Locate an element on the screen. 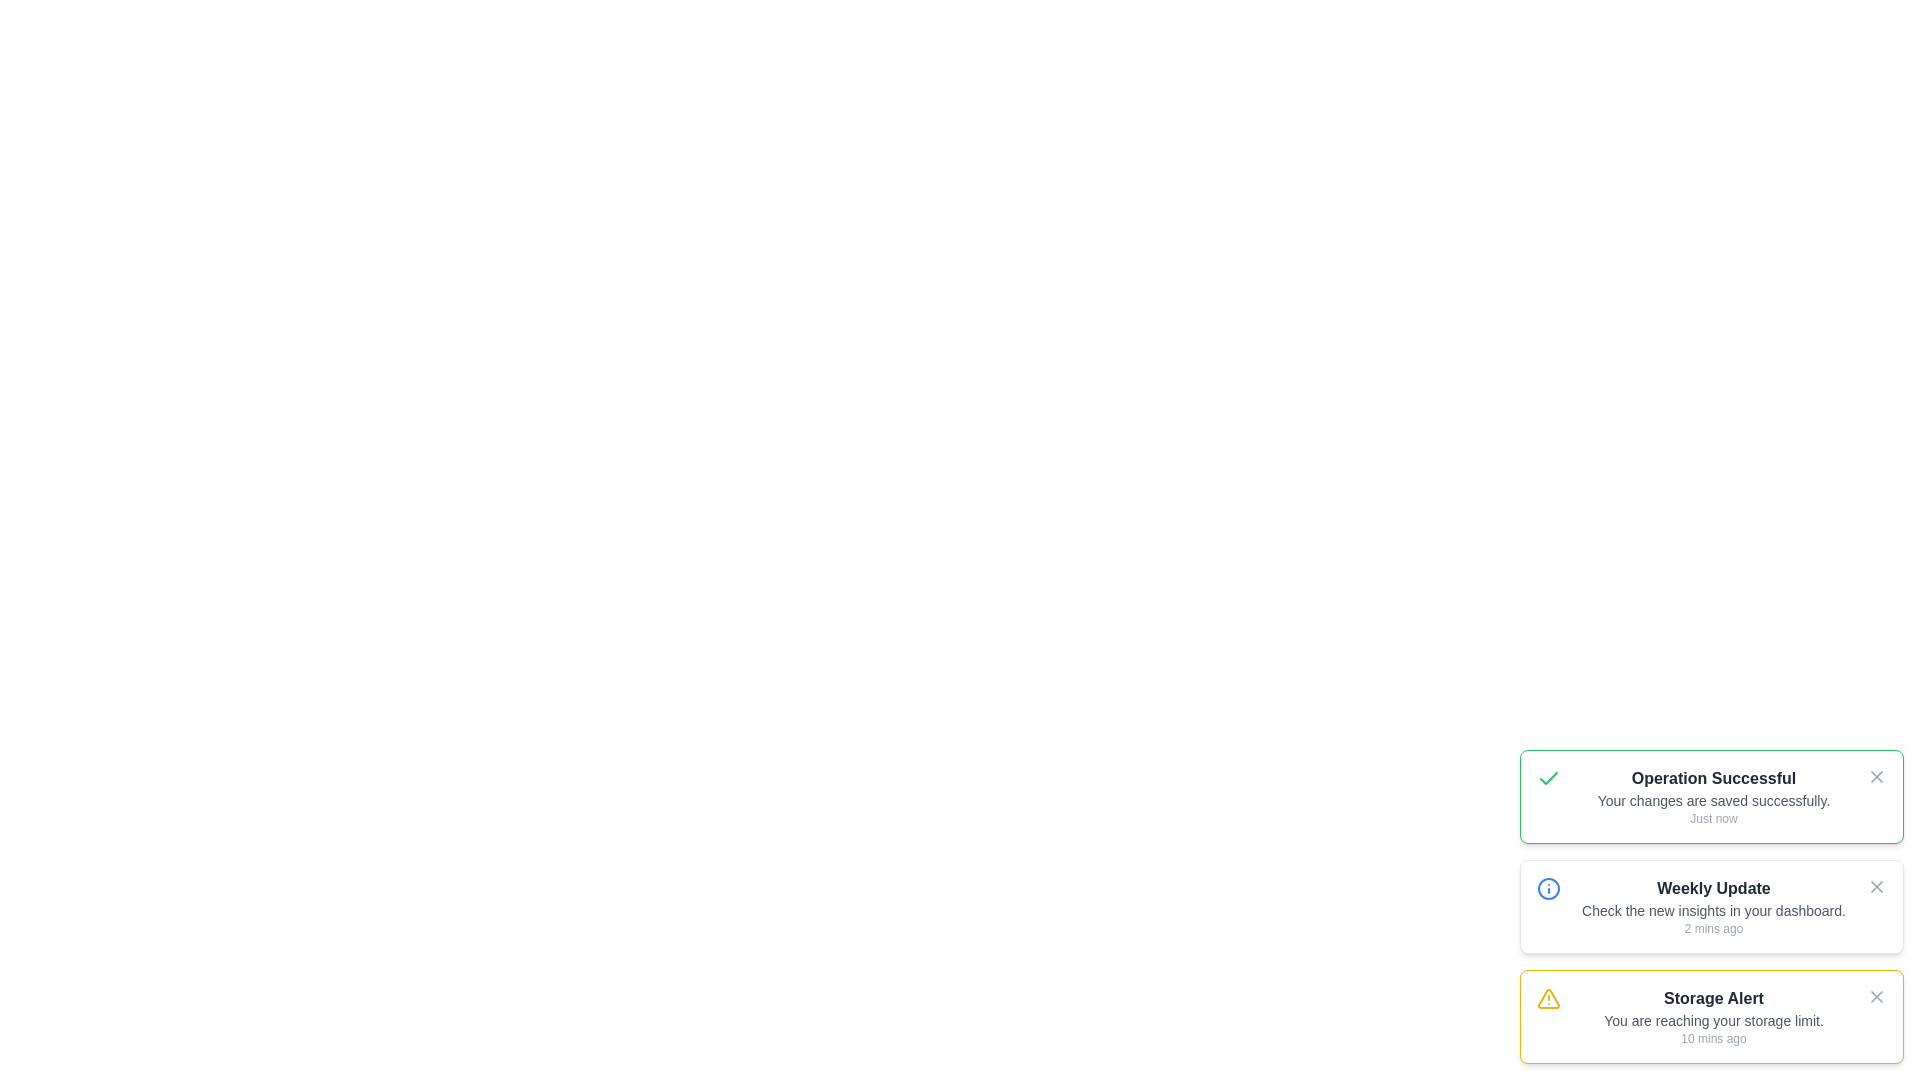 The height and width of the screenshot is (1080, 1920). the close button in the upper right corner of the 'Weekly Update' notification card to change its color is located at coordinates (1875, 886).